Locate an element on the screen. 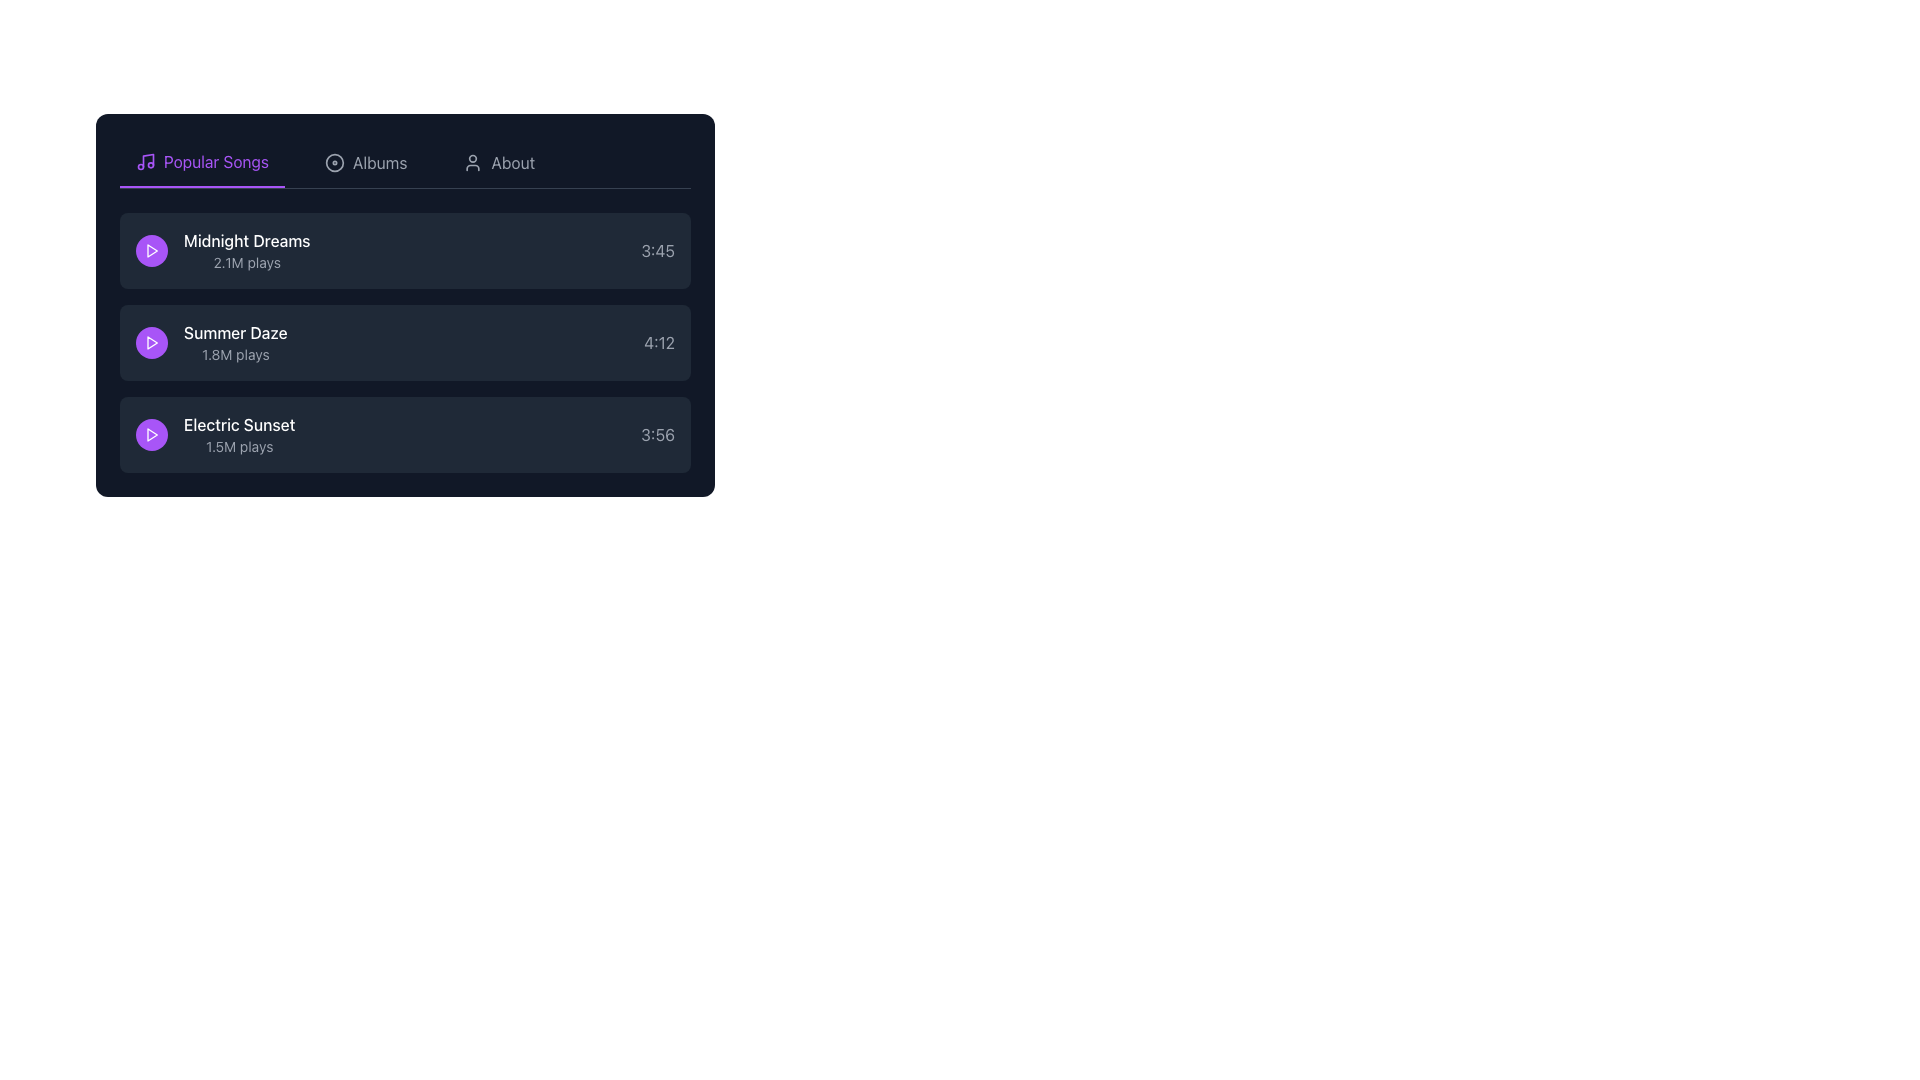 This screenshot has width=1920, height=1080. the navigation button that switches to the 'Albums' section is located at coordinates (366, 161).